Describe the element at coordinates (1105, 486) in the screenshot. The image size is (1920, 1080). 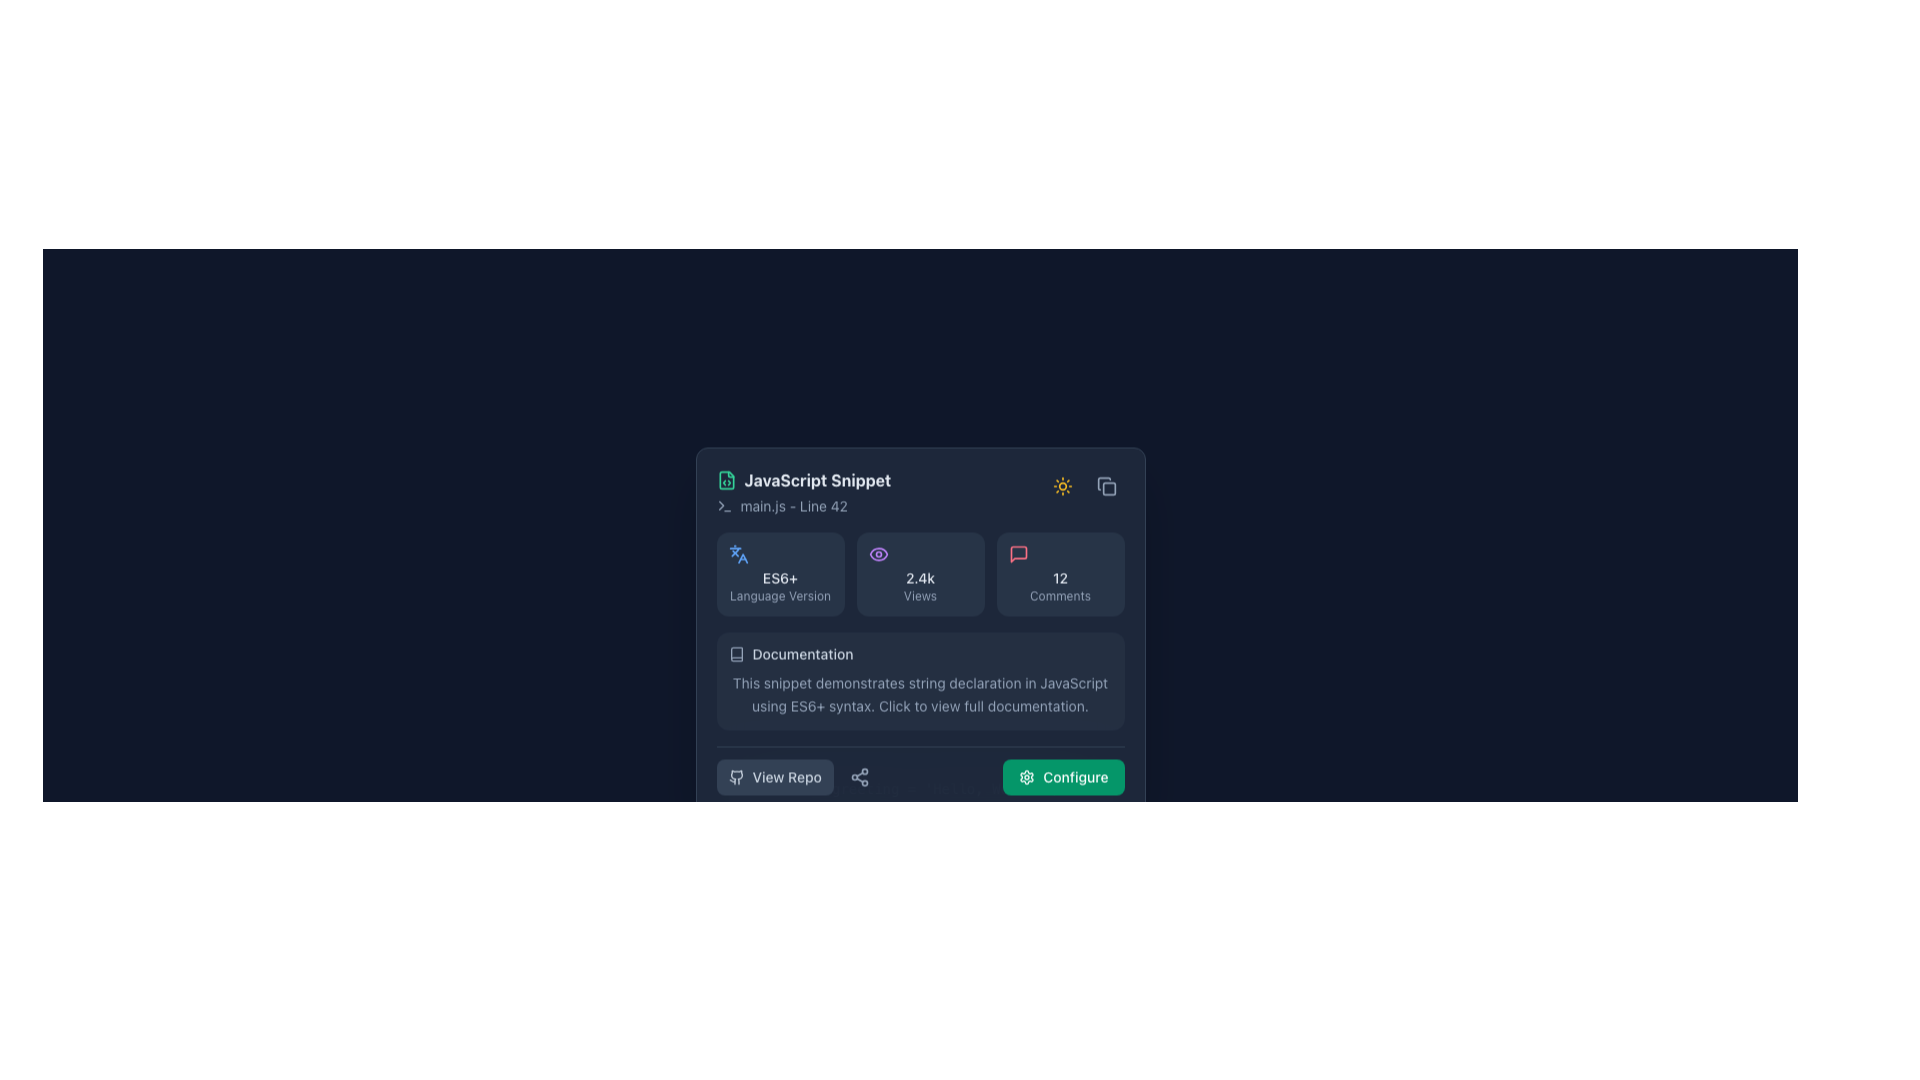
I see `the unique 'copy' button icon located in the upper-right corner of the 'JavaScript Snippet' popup panel to change its hover state` at that location.